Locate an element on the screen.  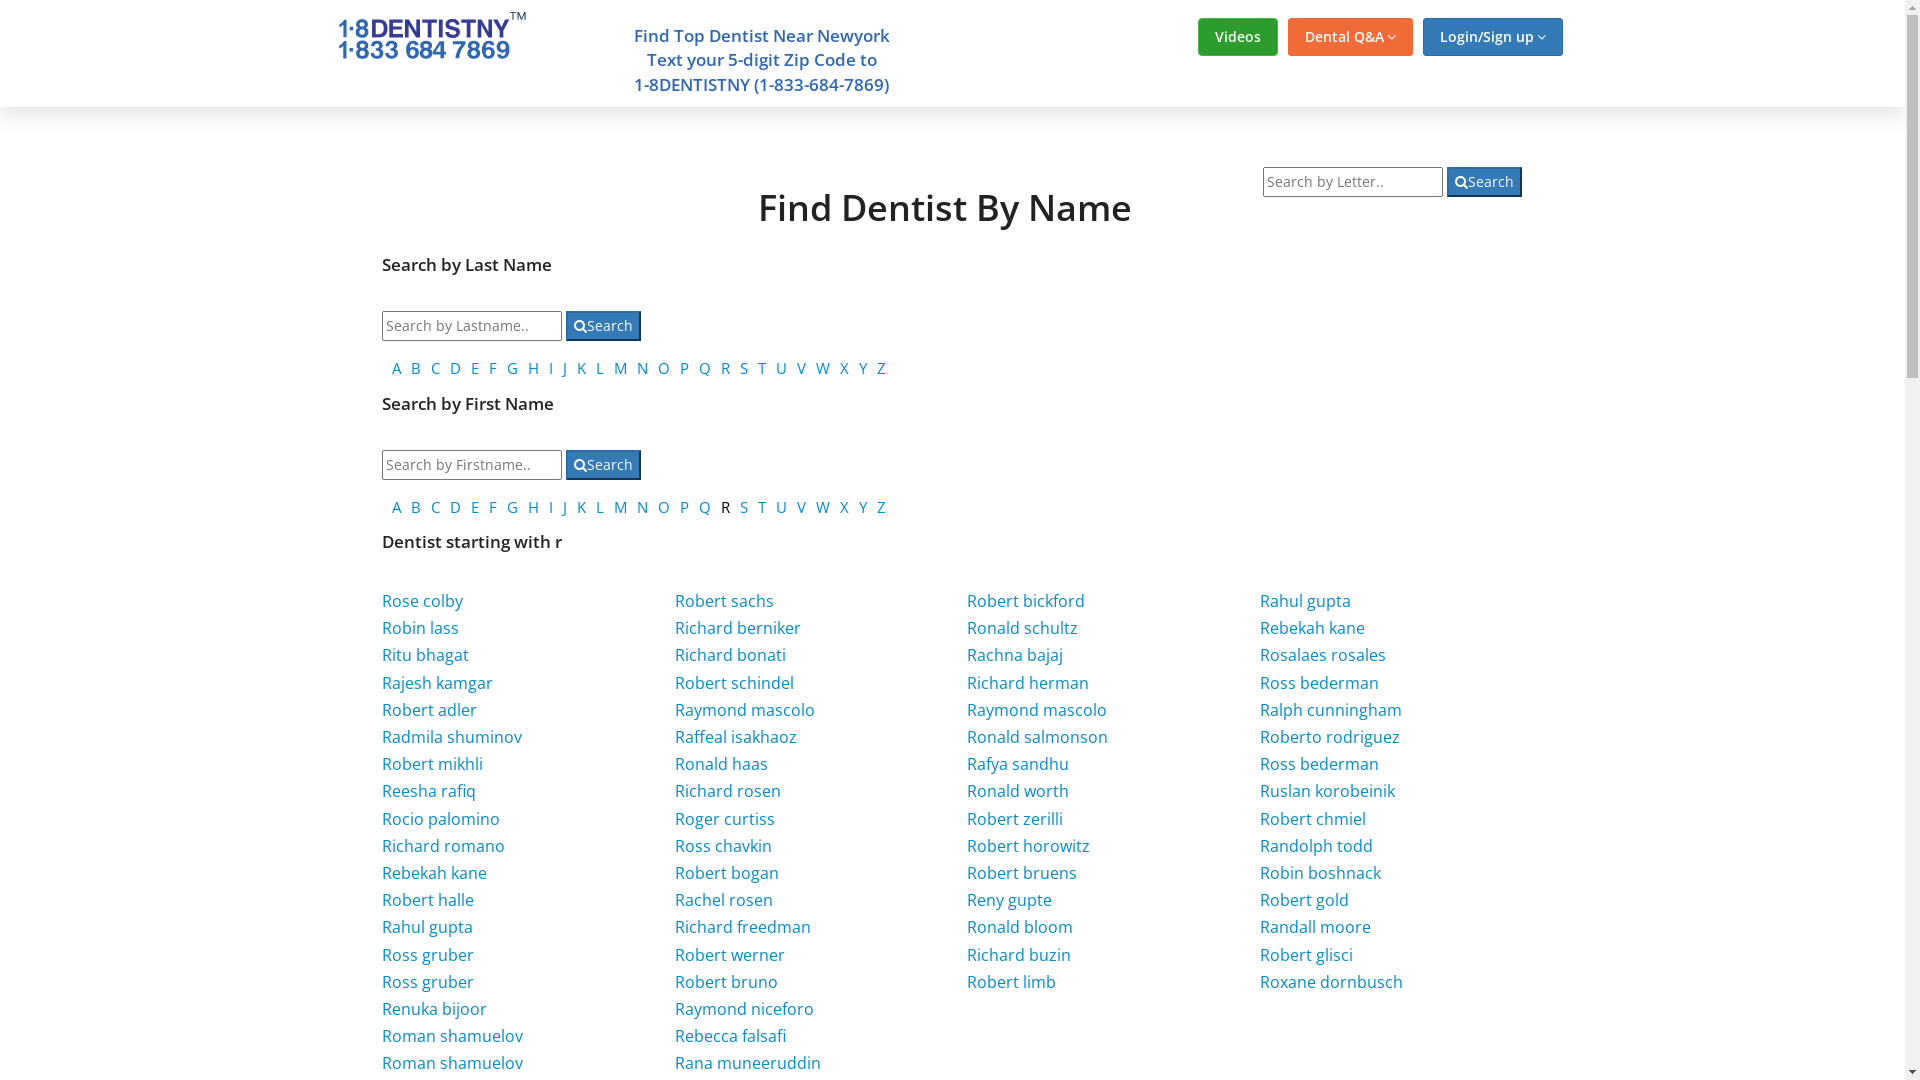
'G' is located at coordinates (512, 505).